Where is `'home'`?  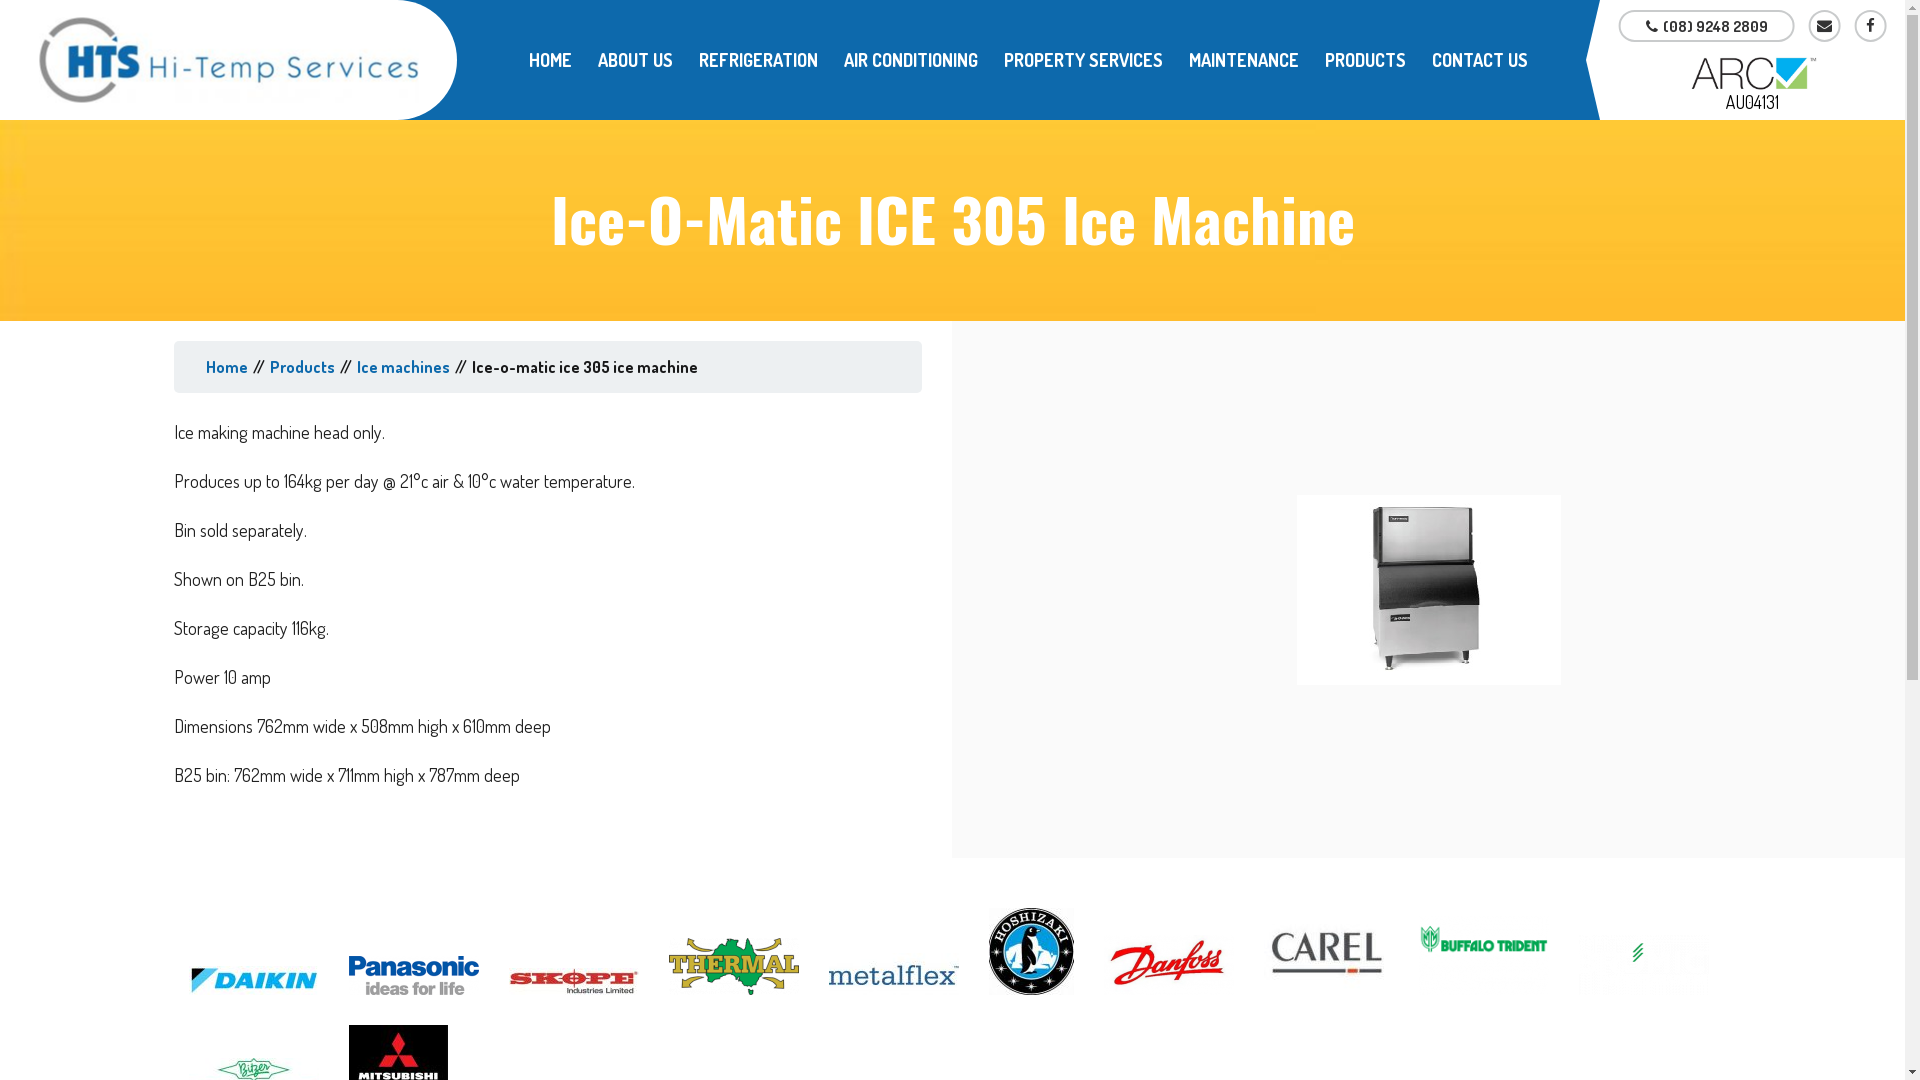 'home' is located at coordinates (226, 366).